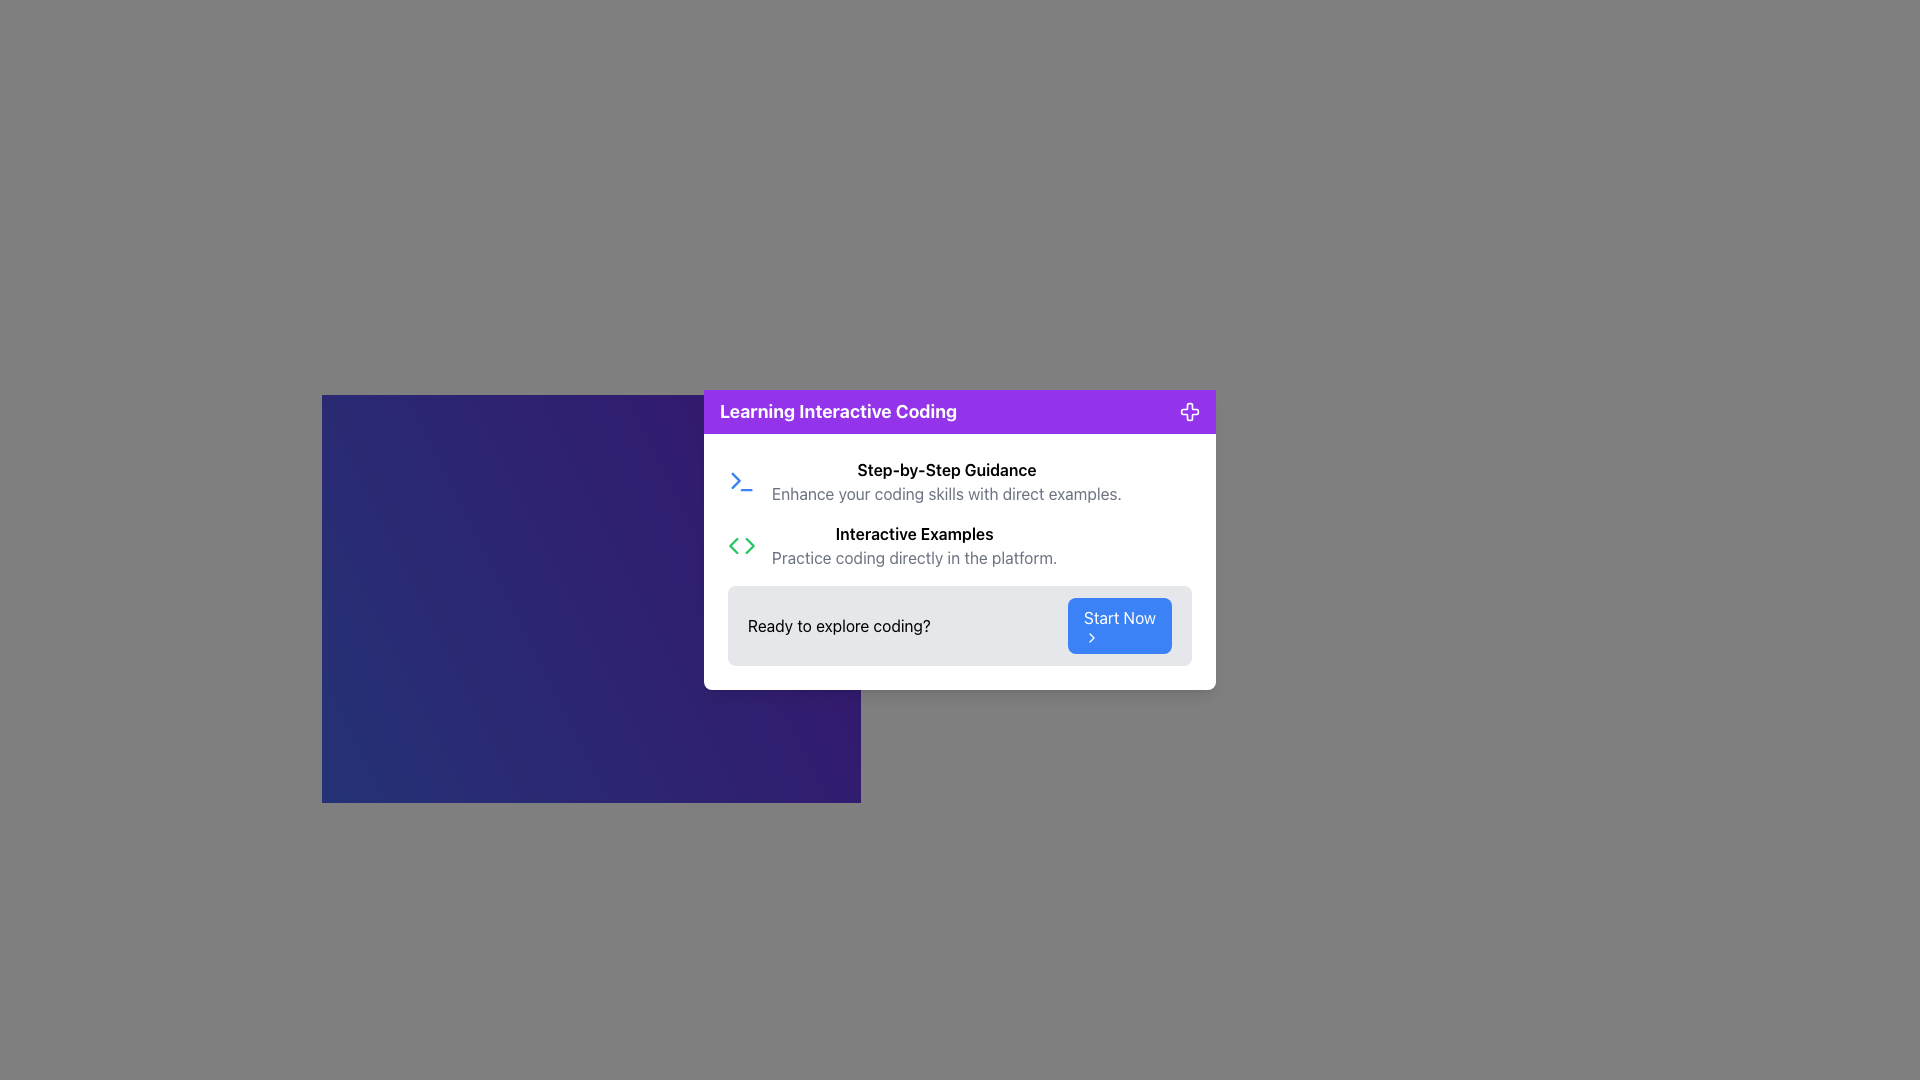  Describe the element at coordinates (749, 546) in the screenshot. I see `the triangular arrow-like SVG graphic element that is green and part of an icon depicting coding elements, located in the middle-right section of the card titled 'Learning Interactive Coding'` at that location.